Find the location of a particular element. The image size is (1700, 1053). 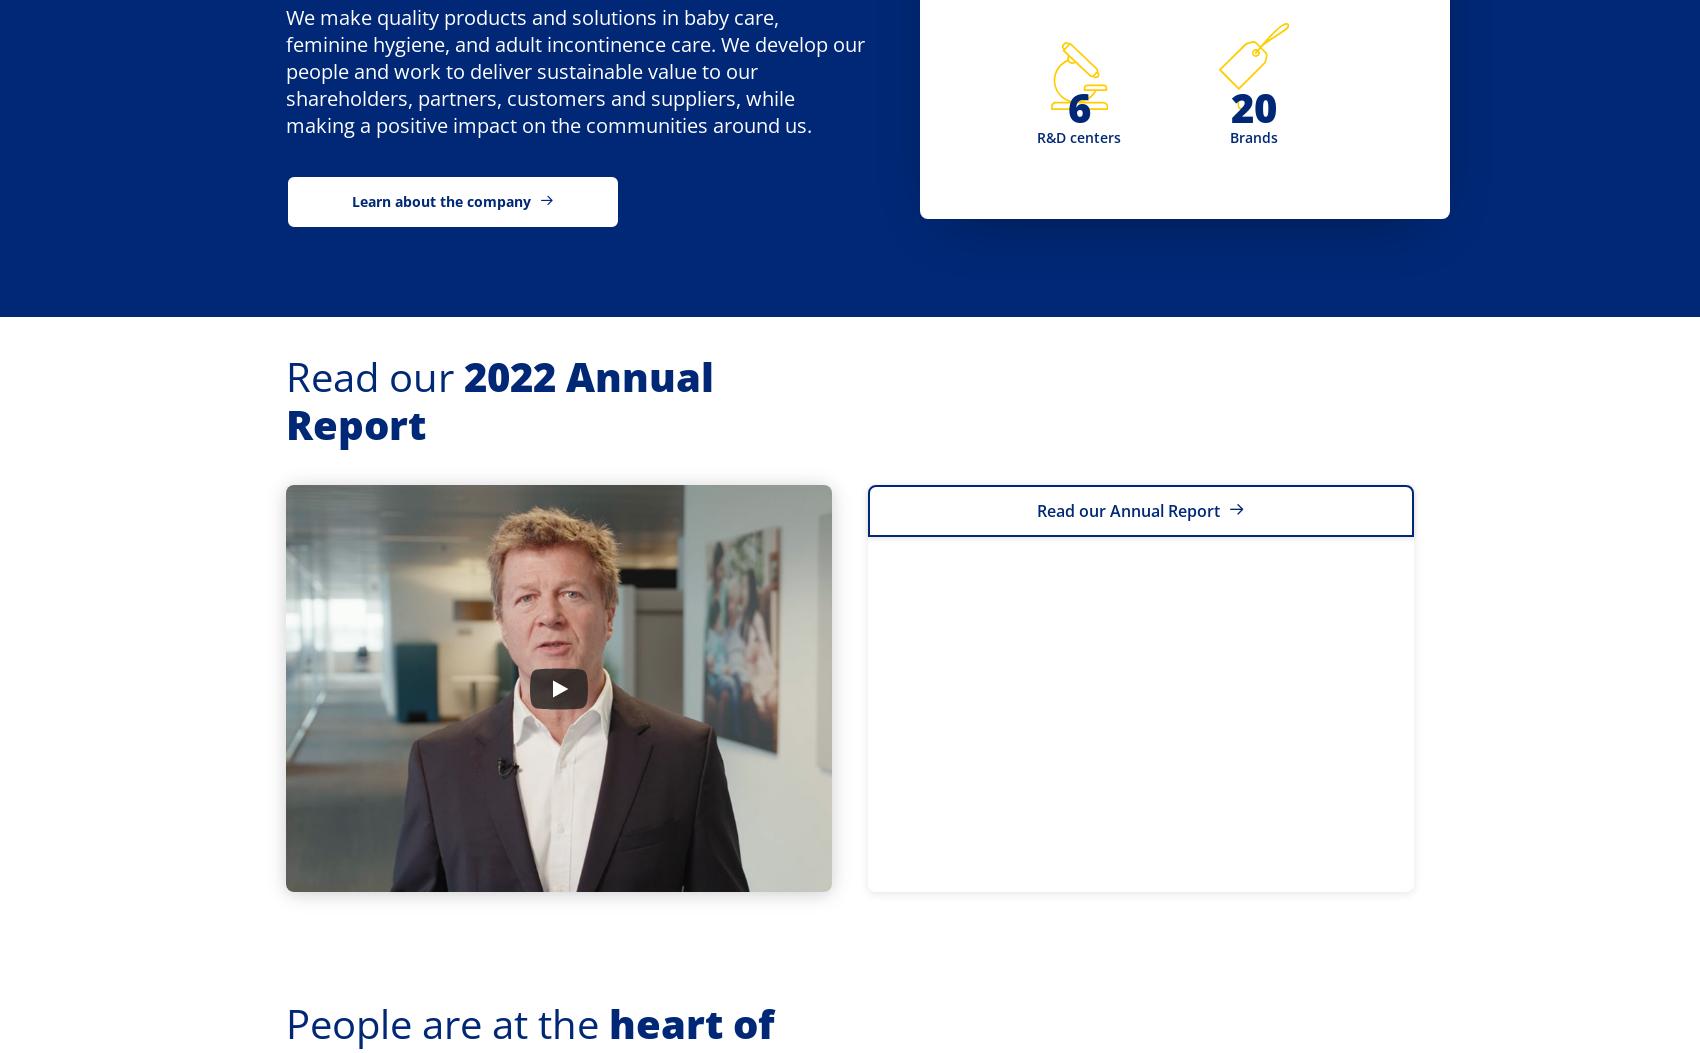

'R&D centers' is located at coordinates (1078, 136).